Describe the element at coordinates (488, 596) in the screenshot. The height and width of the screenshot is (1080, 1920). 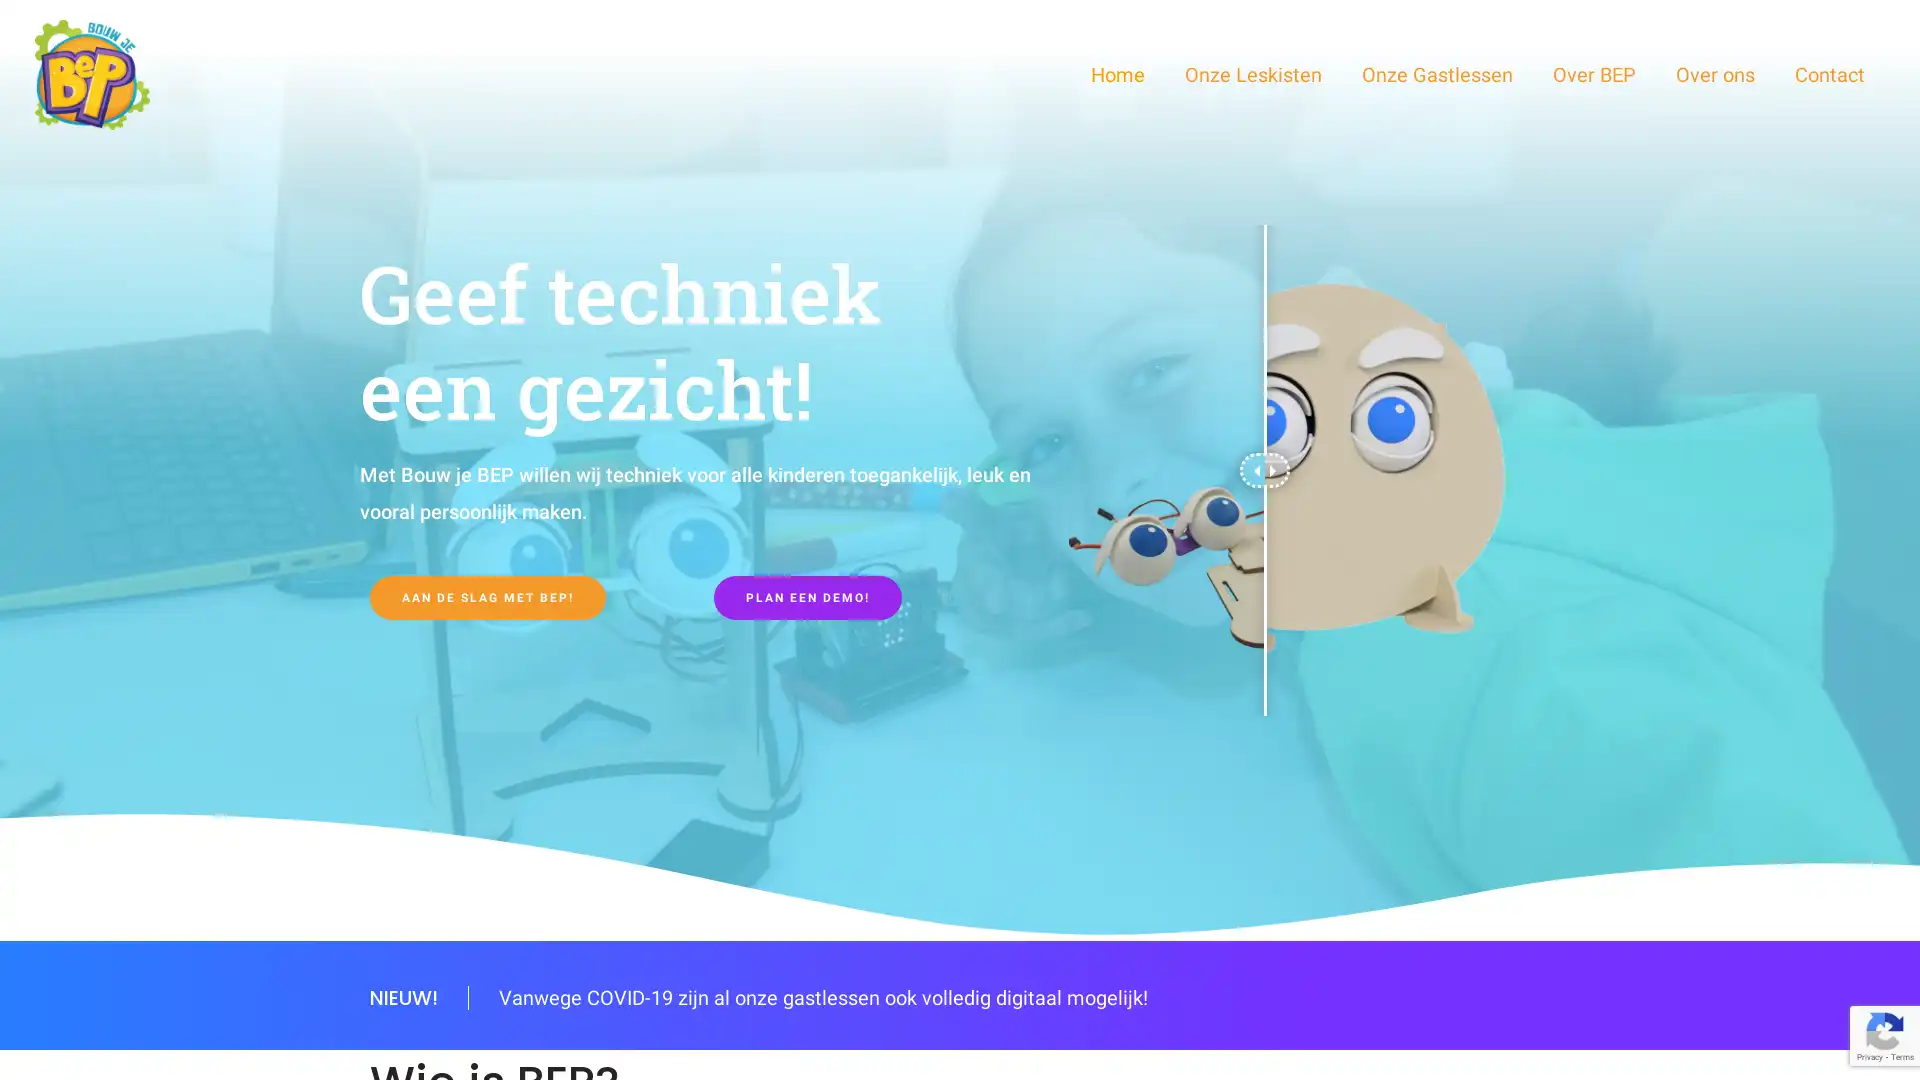
I see `AAN DE SLAG MET BEP!` at that location.